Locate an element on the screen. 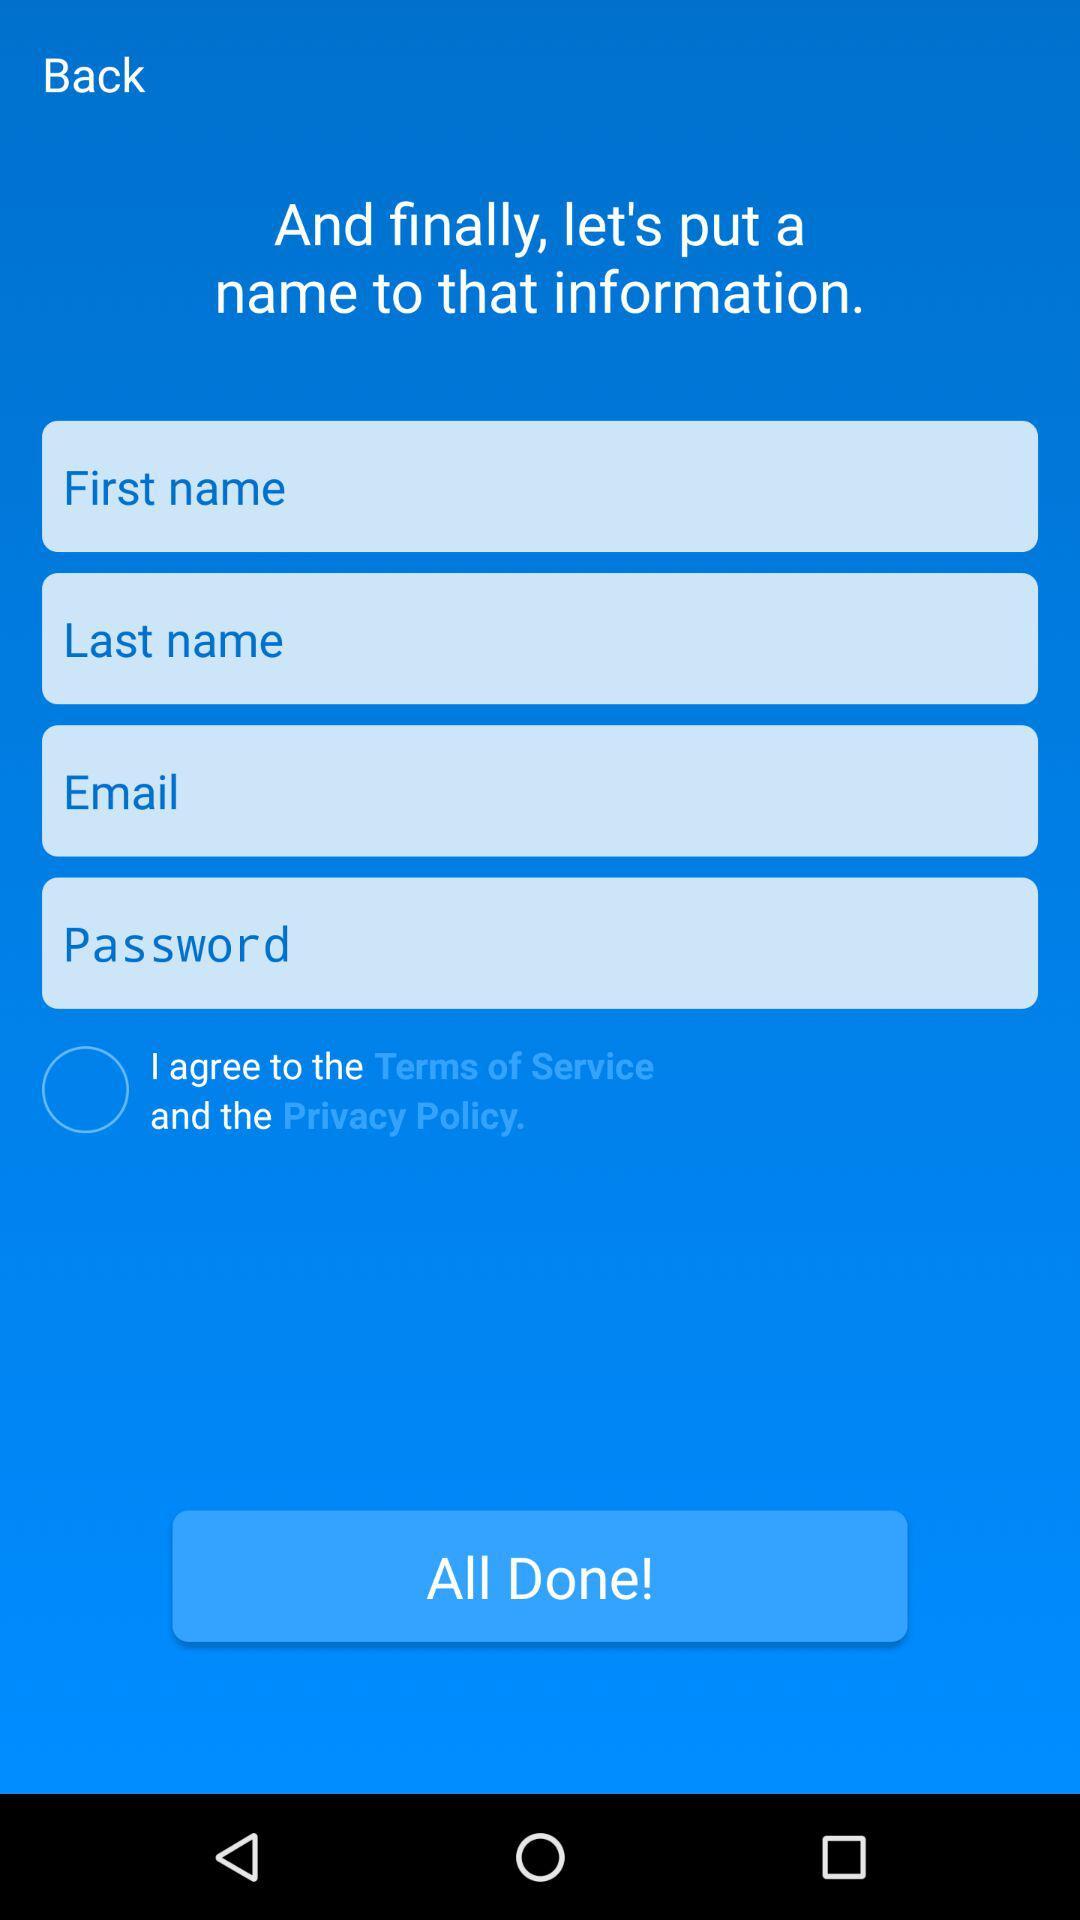 This screenshot has height=1920, width=1080. email is located at coordinates (540, 789).